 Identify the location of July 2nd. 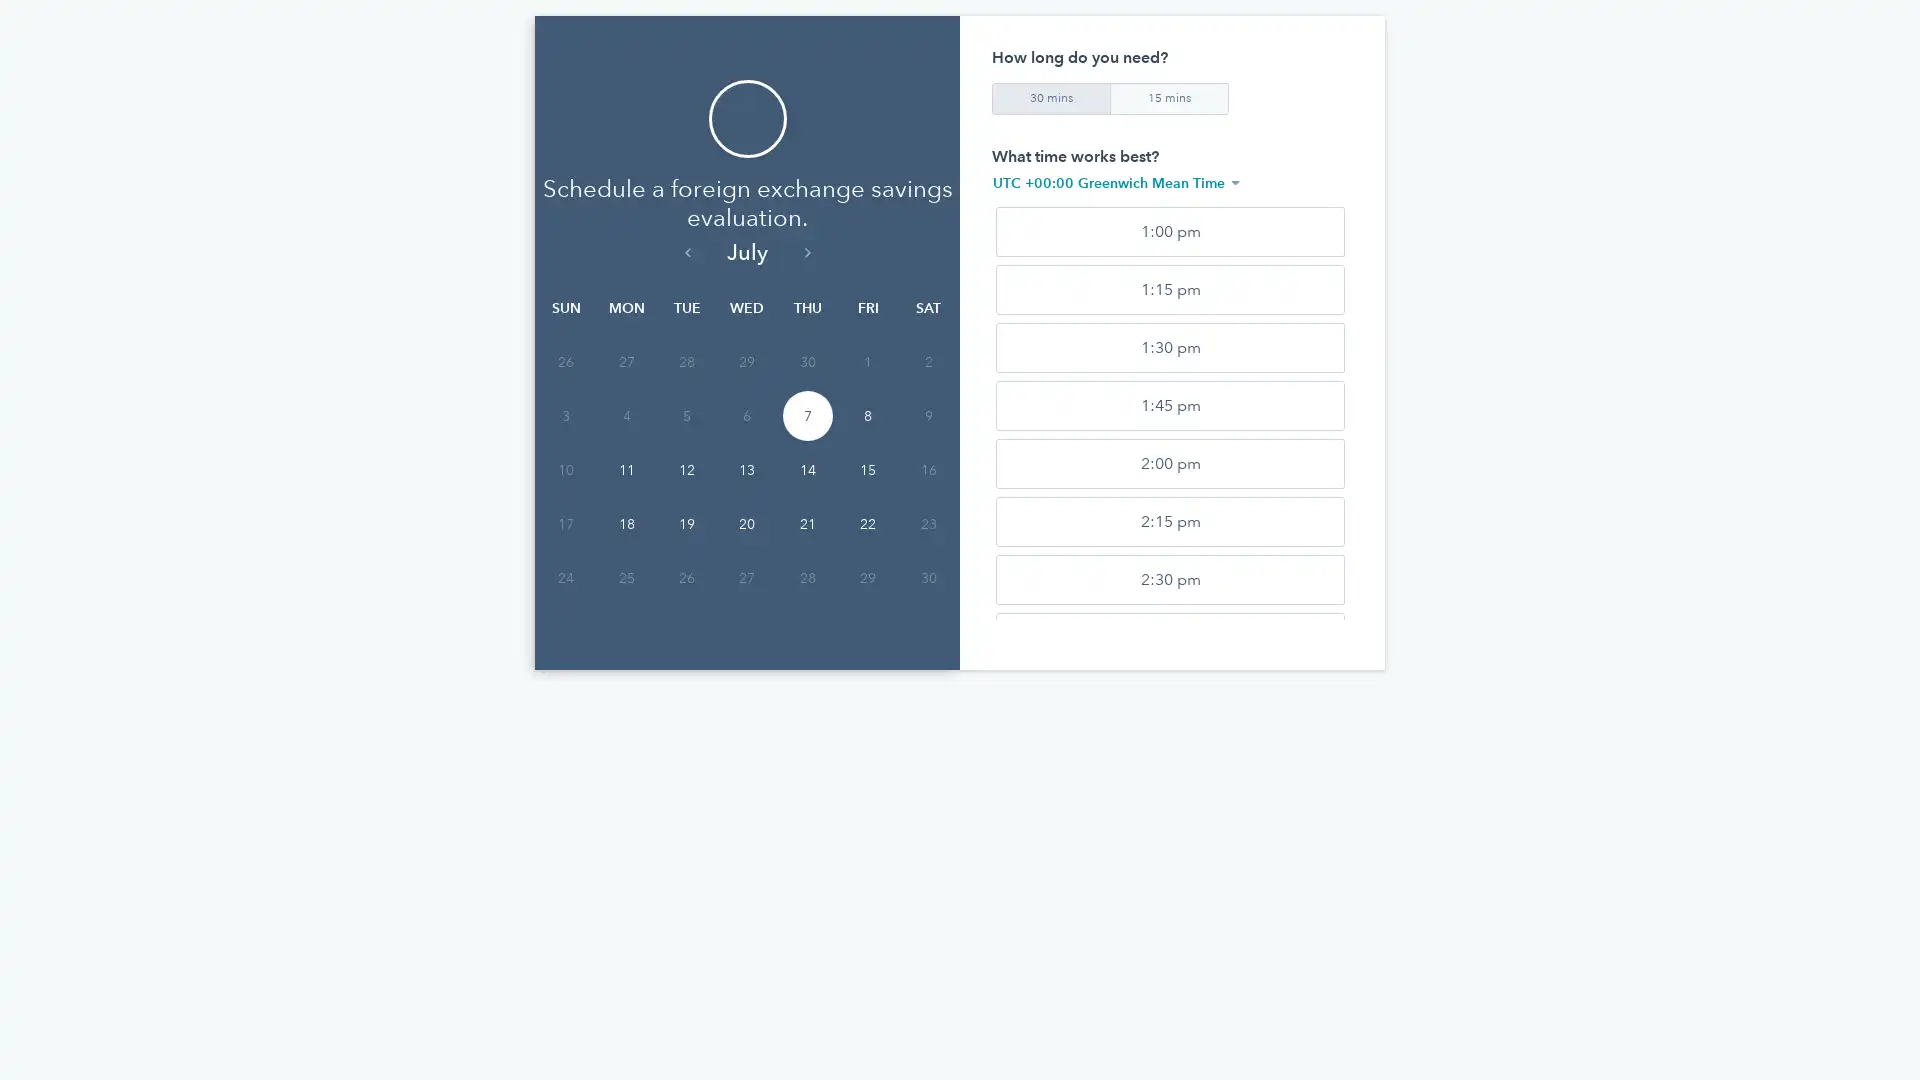
(926, 362).